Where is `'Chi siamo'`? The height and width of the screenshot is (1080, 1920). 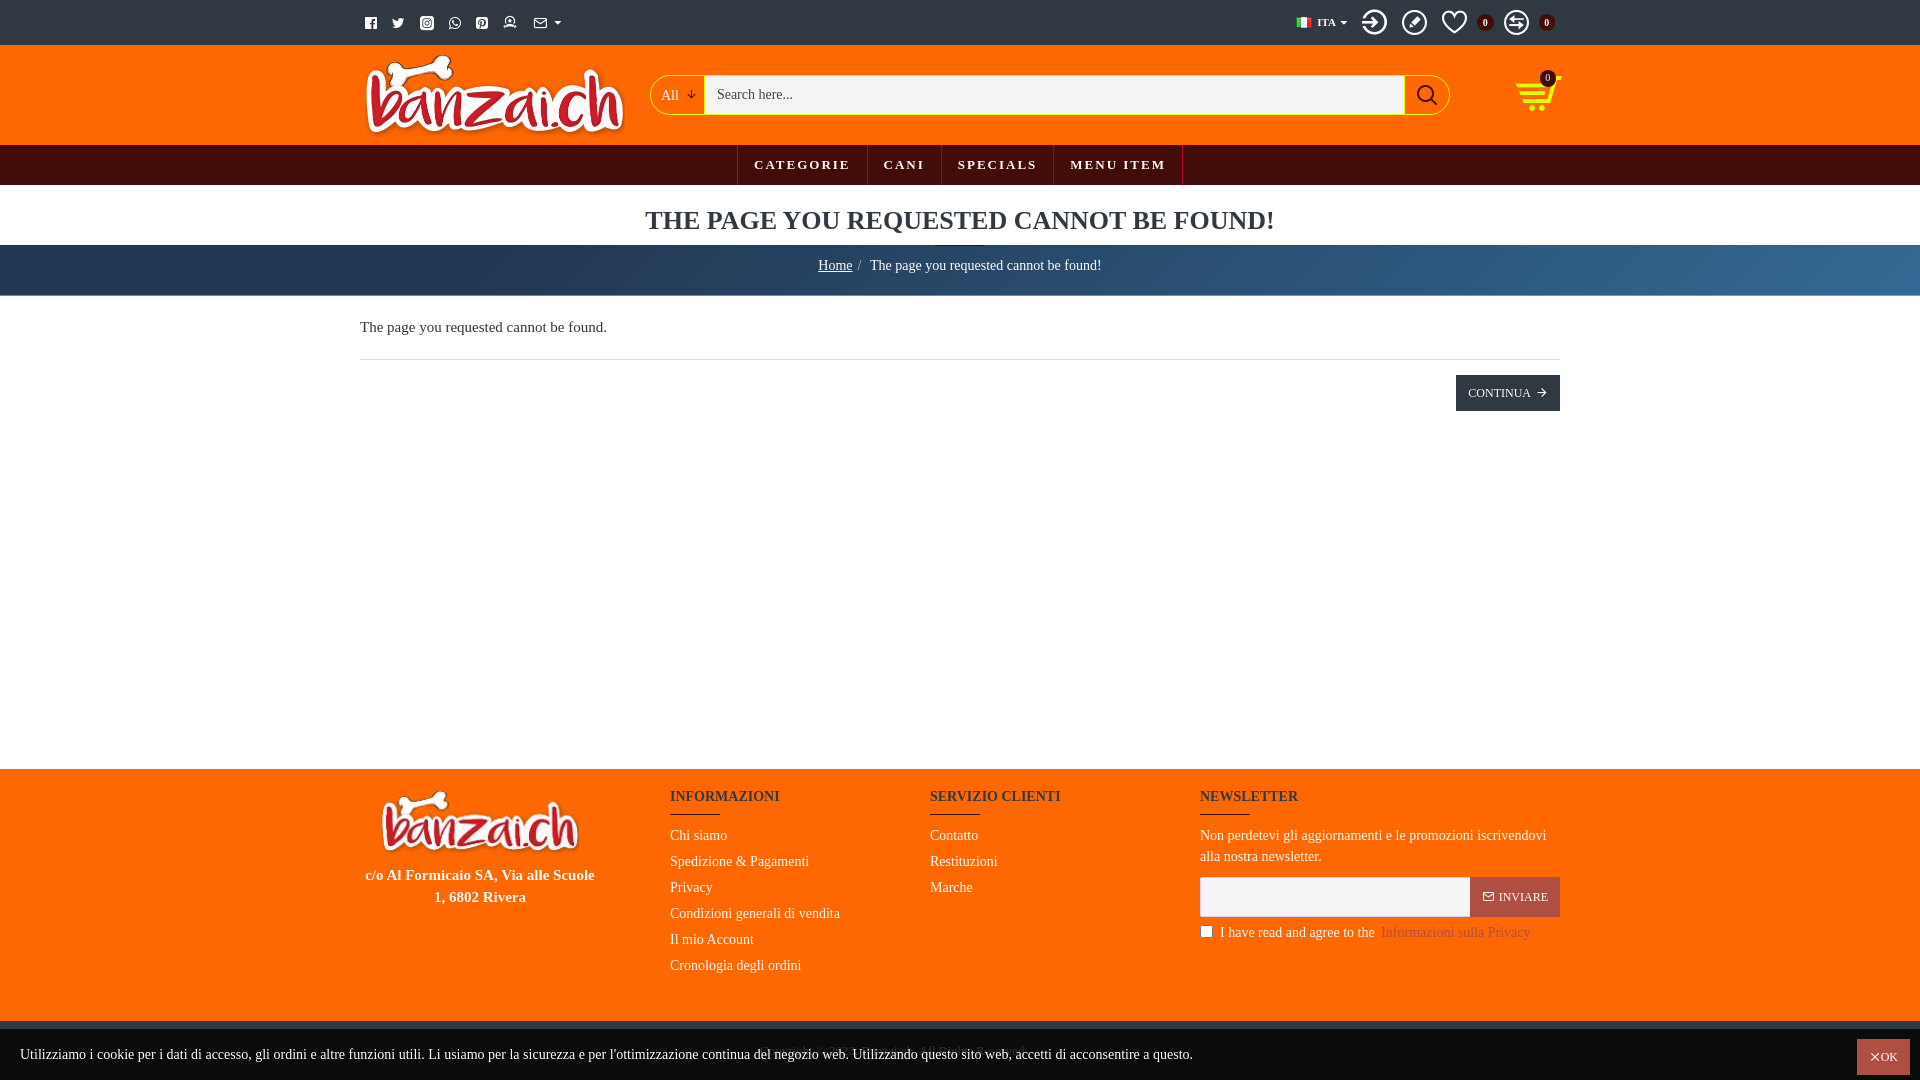 'Chi siamo' is located at coordinates (670, 837).